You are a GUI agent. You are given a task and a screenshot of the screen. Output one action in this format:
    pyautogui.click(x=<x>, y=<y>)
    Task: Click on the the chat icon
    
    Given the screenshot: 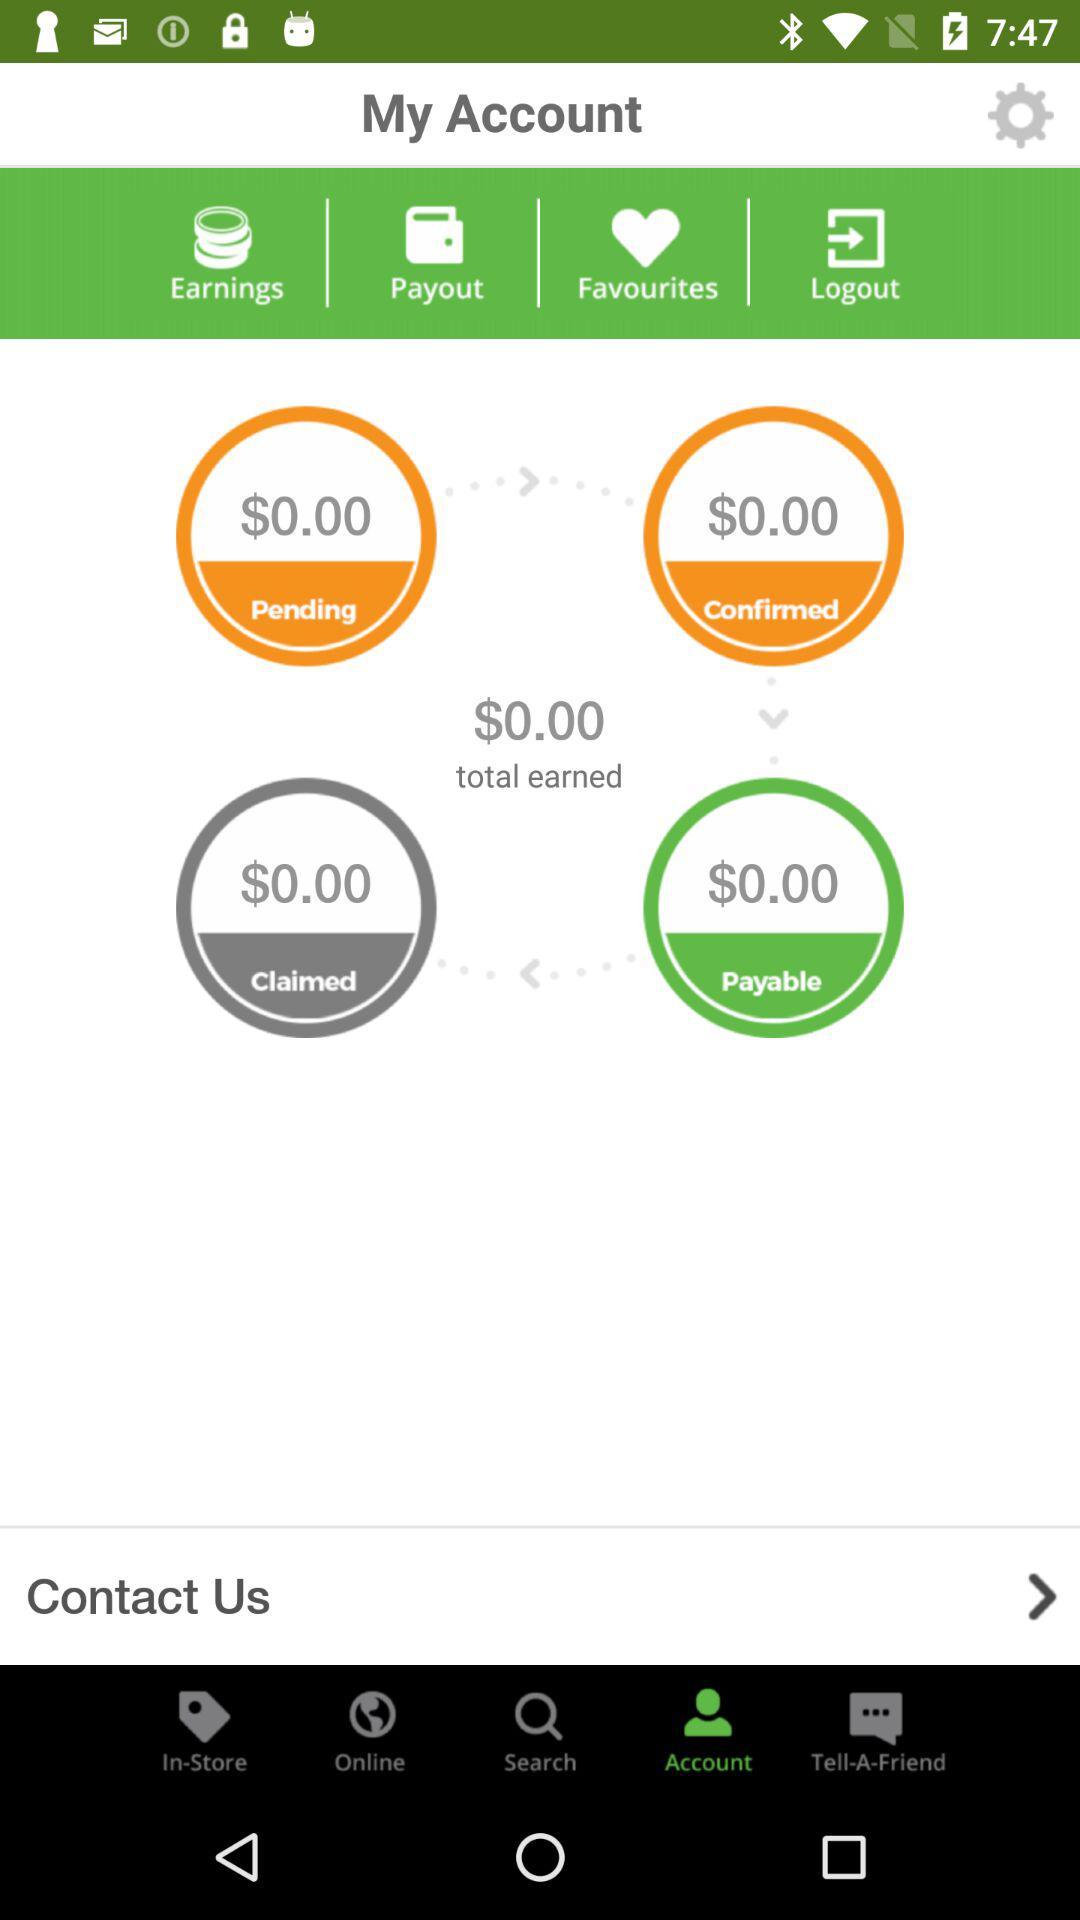 What is the action you would take?
    pyautogui.click(x=874, y=1728)
    